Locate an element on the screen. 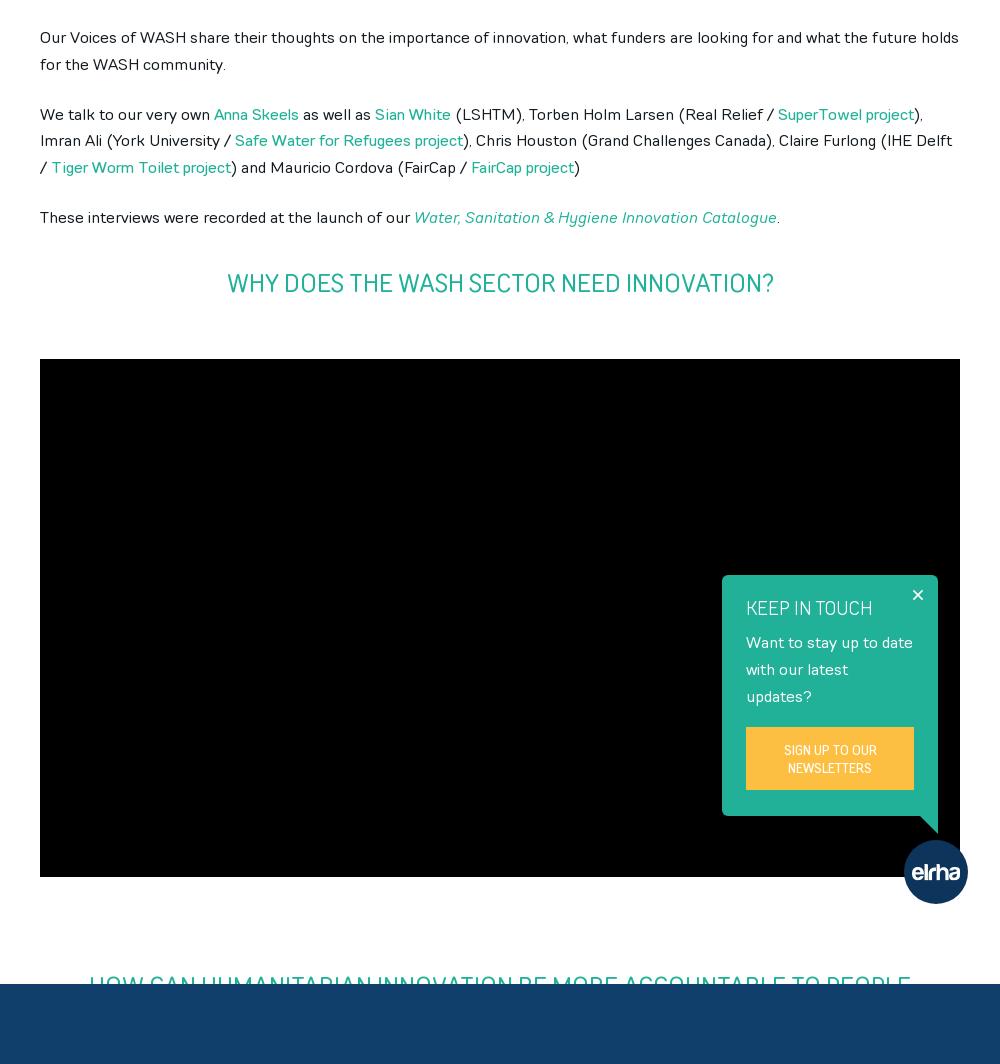 The height and width of the screenshot is (1064, 1000). 'Sian White' is located at coordinates (413, 113).